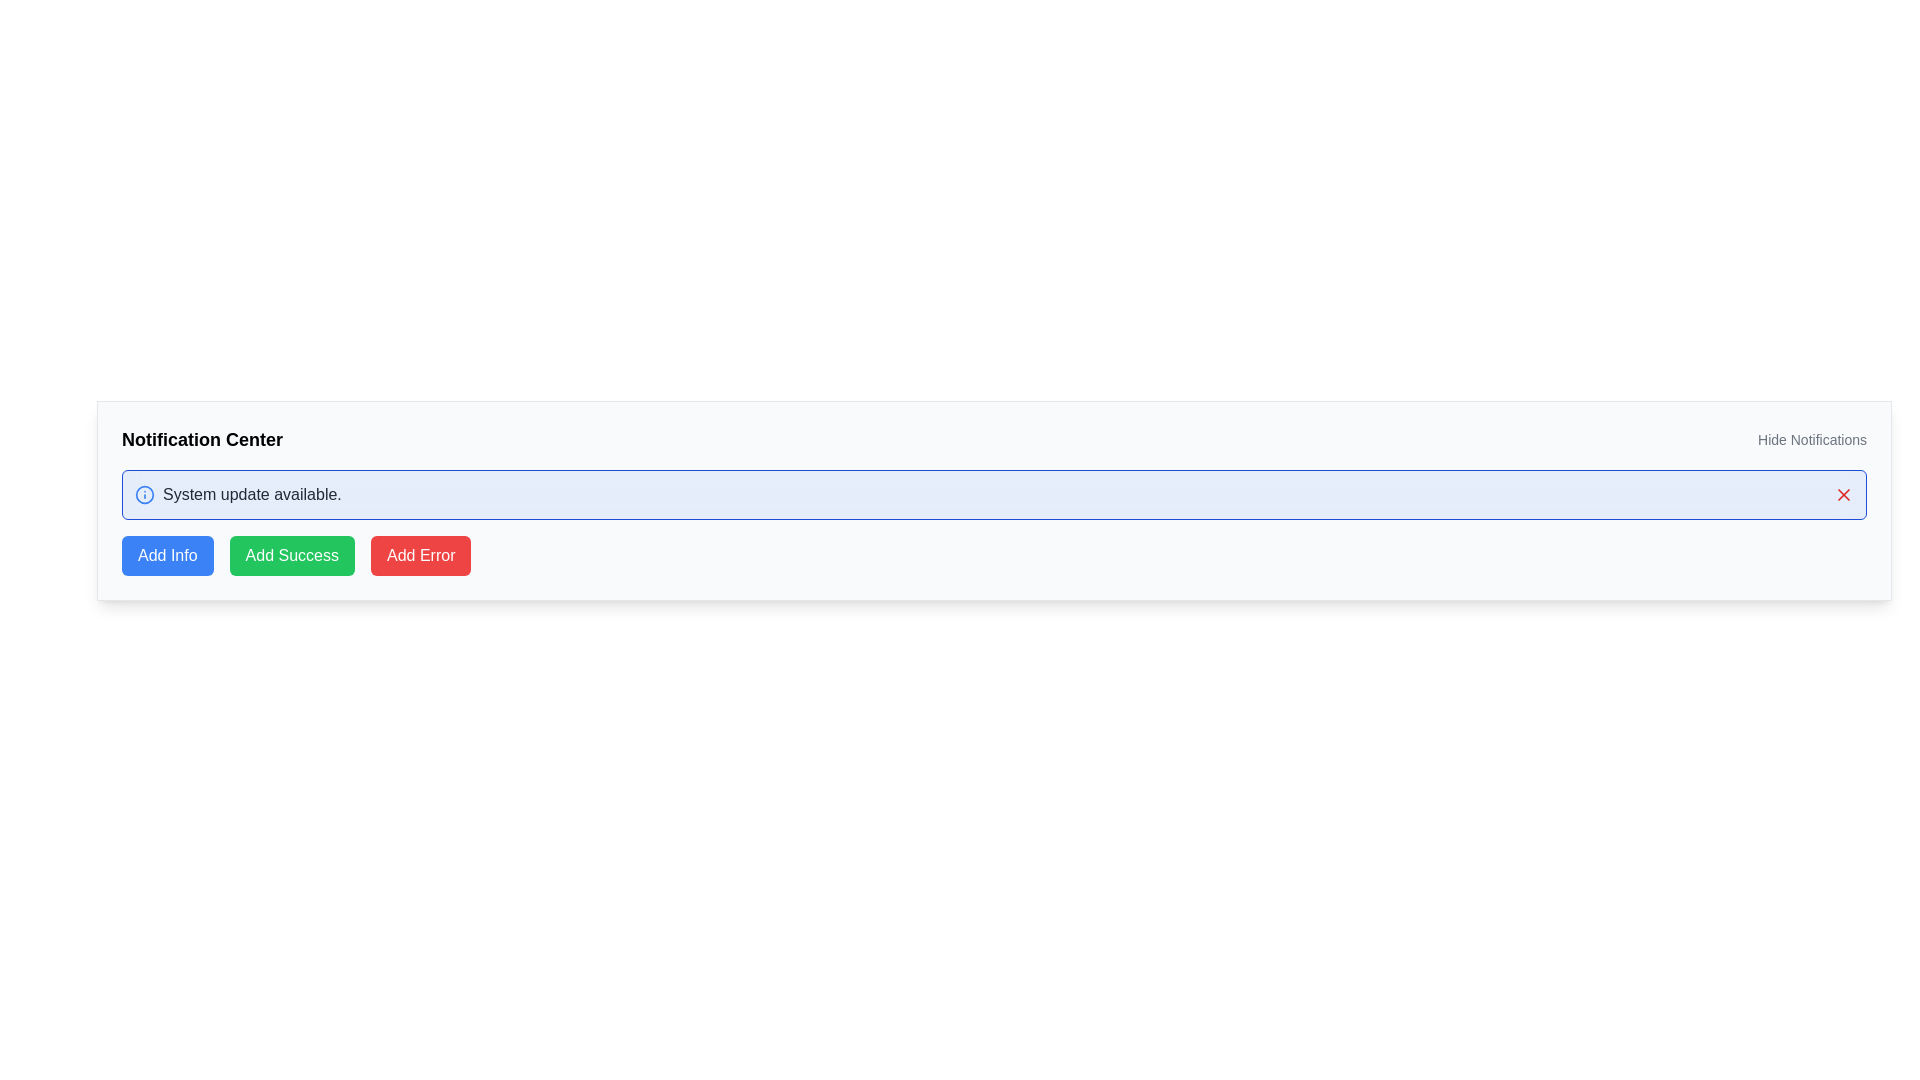  I want to click on the dismiss button located at the top-right corner of the notification box displaying 'System update available.' to observe the styling change, so click(1842, 494).